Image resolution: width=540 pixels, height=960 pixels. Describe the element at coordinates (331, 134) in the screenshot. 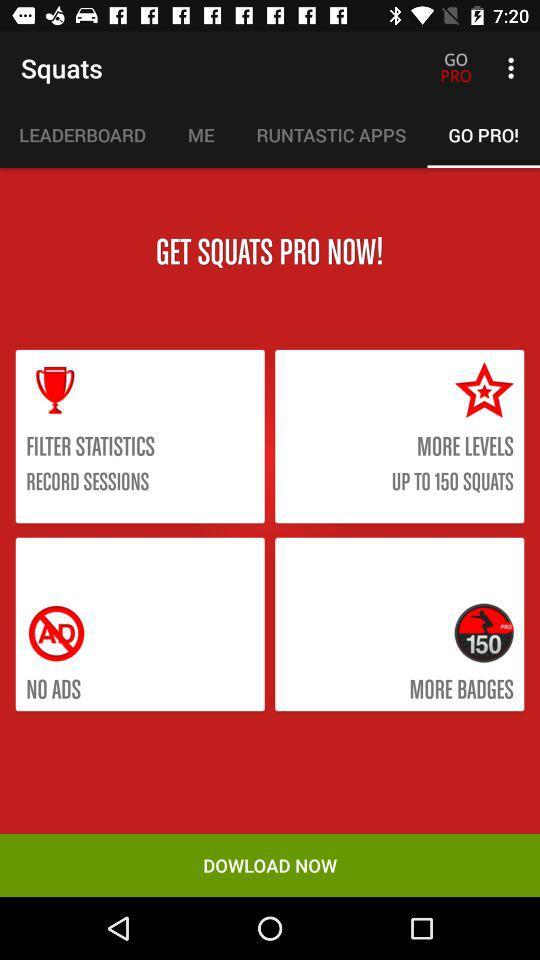

I see `runtastic apps icon` at that location.